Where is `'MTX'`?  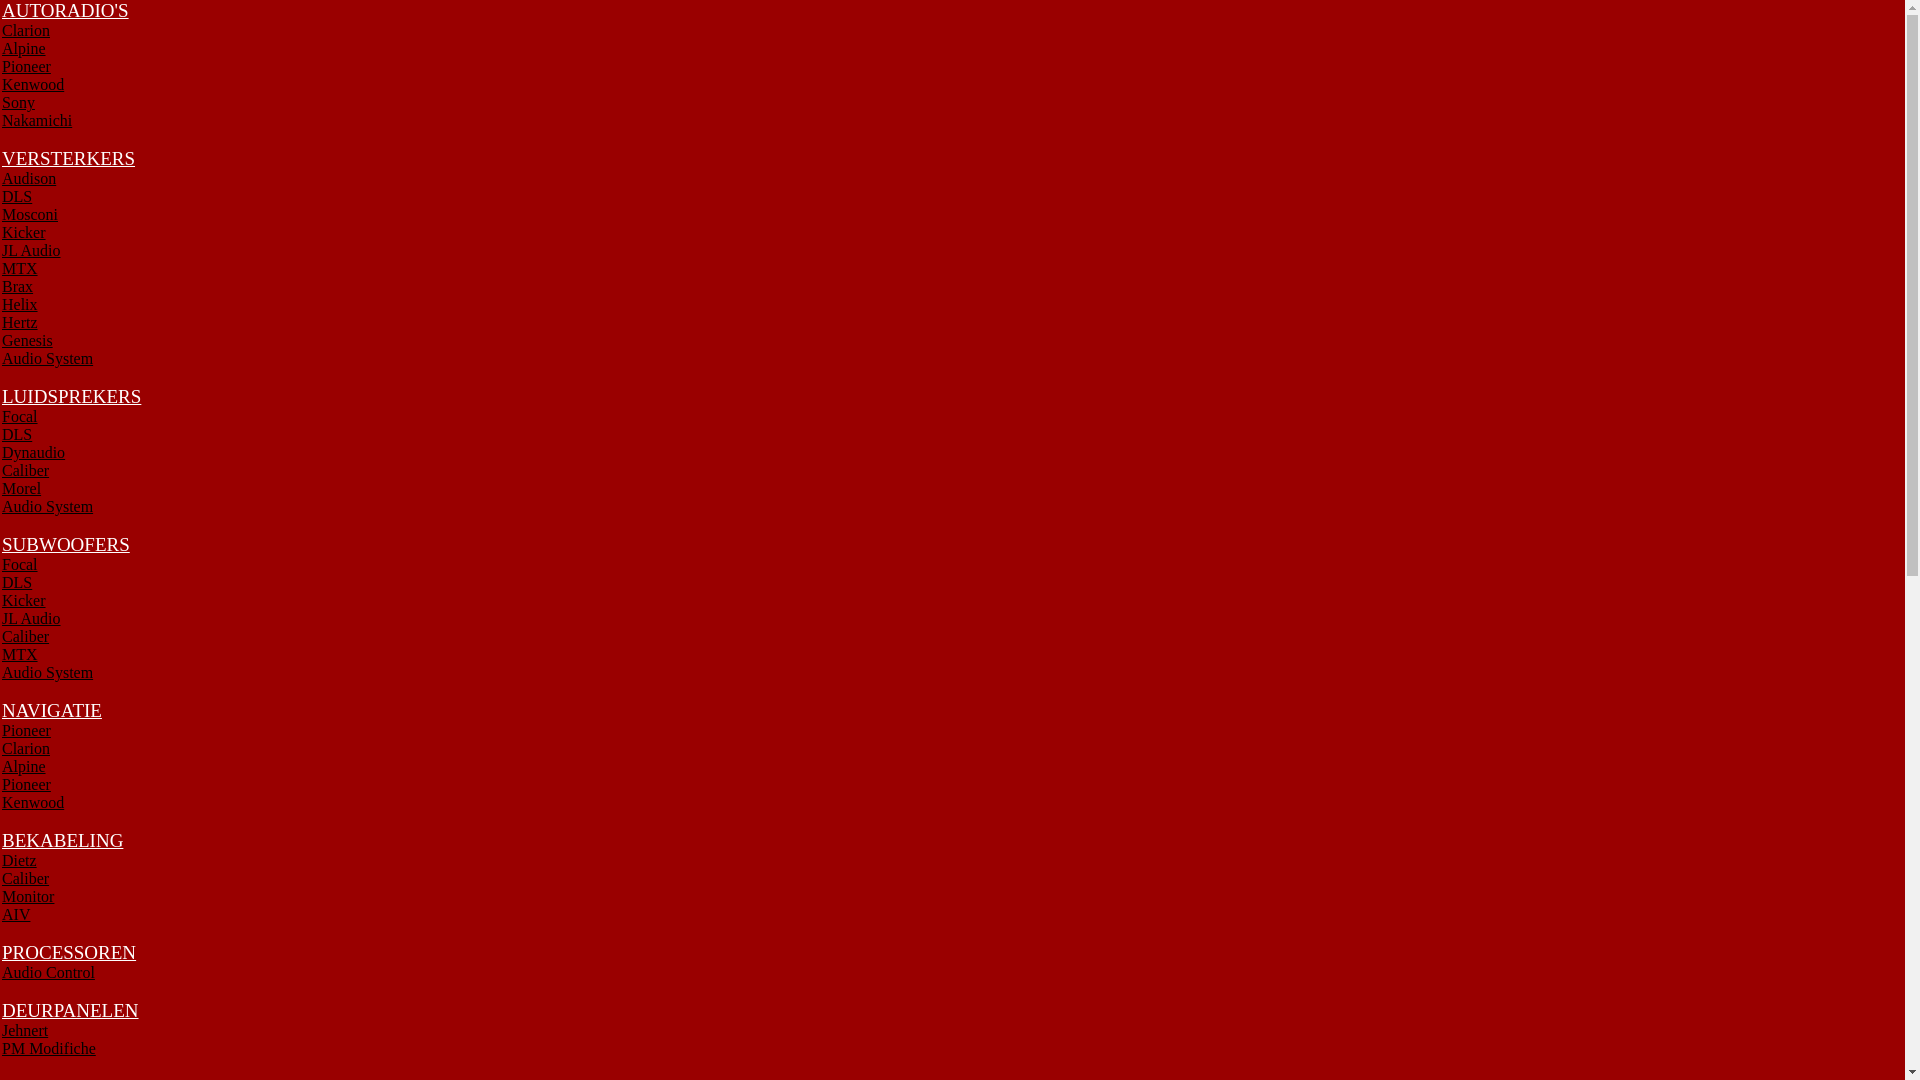 'MTX' is located at coordinates (19, 654).